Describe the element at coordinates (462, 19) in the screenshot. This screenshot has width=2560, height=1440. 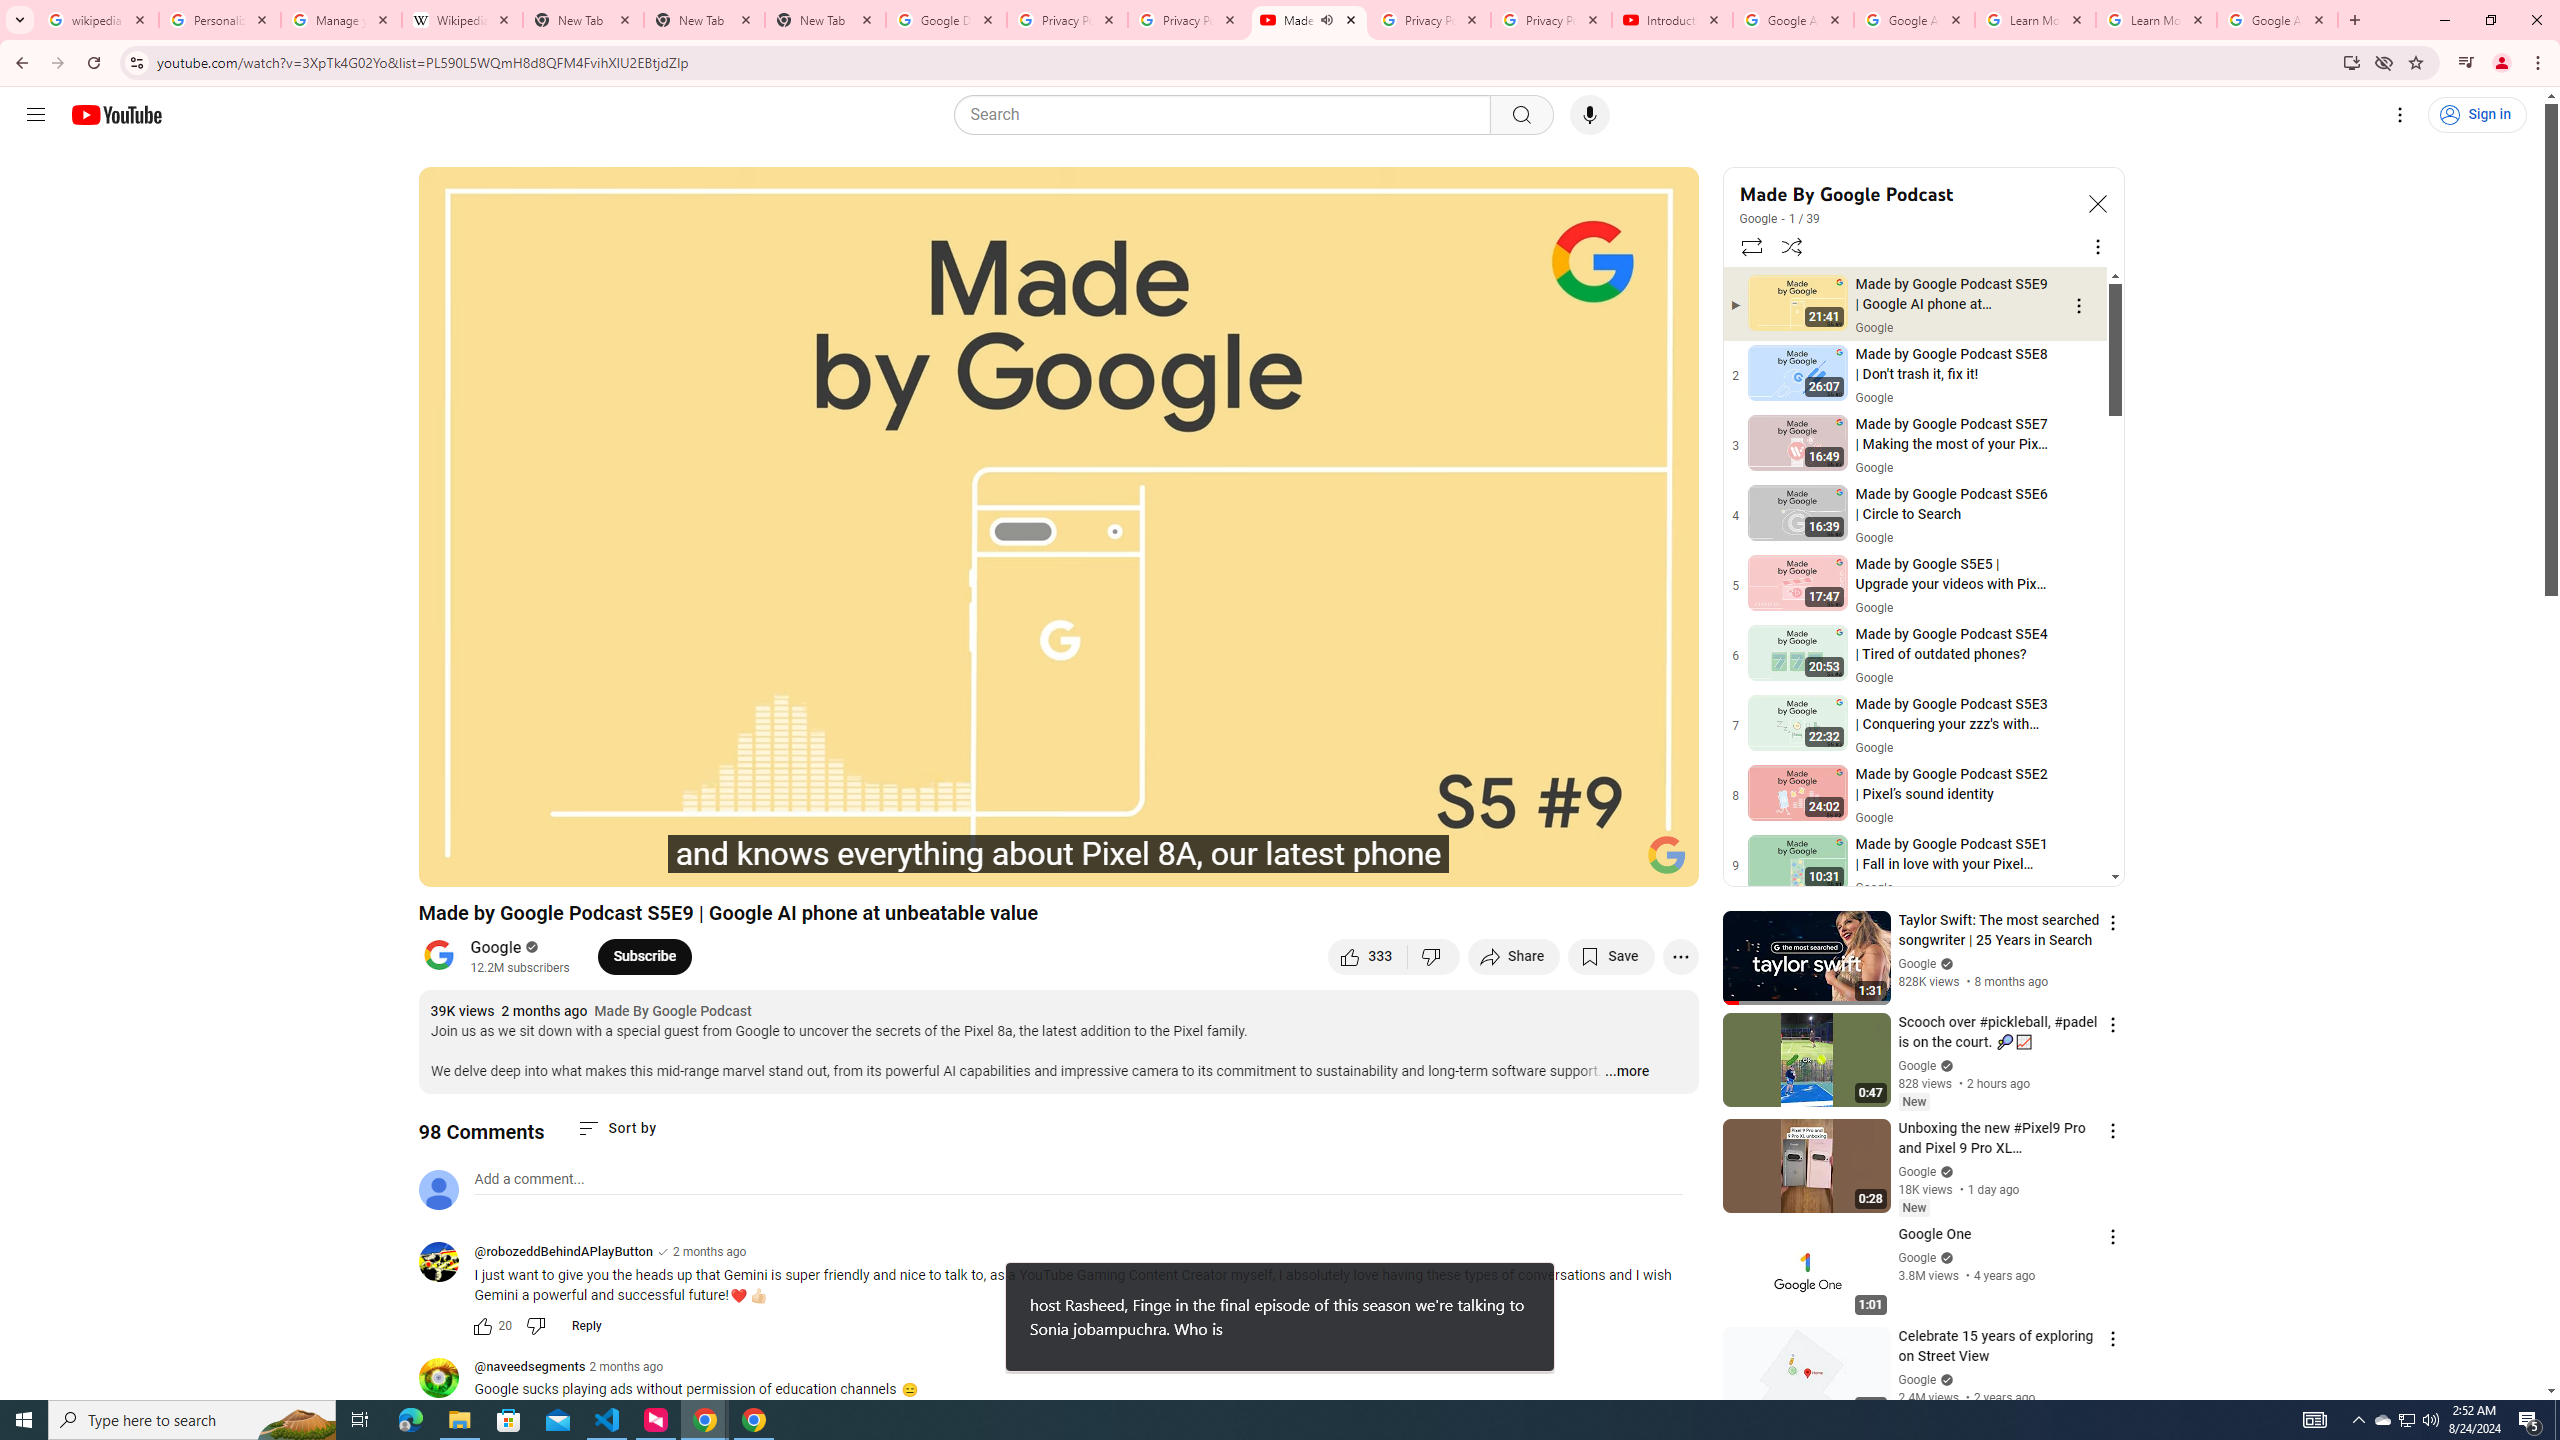
I see `'Wikipedia:Edit requests - Wikipedia'` at that location.